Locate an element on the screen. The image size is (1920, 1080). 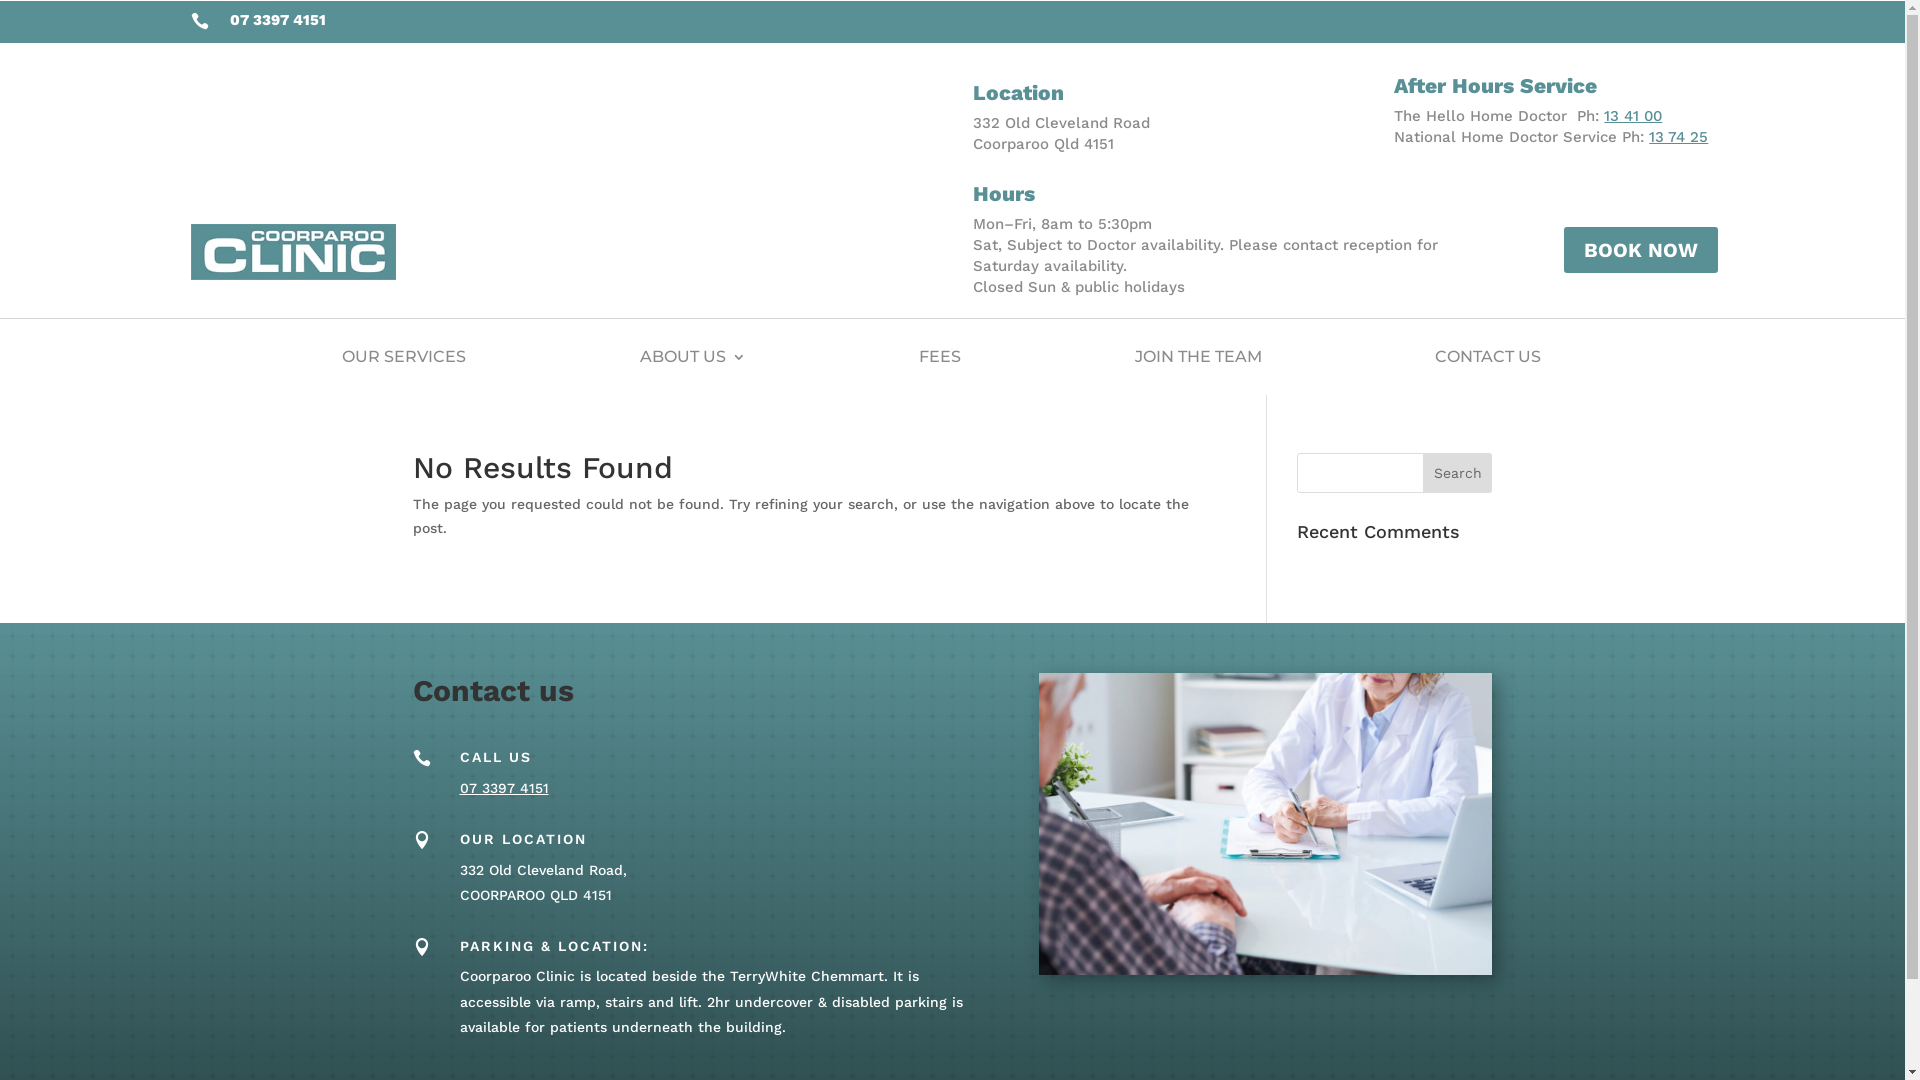
'JOIN THE TEAM' is located at coordinates (1197, 356).